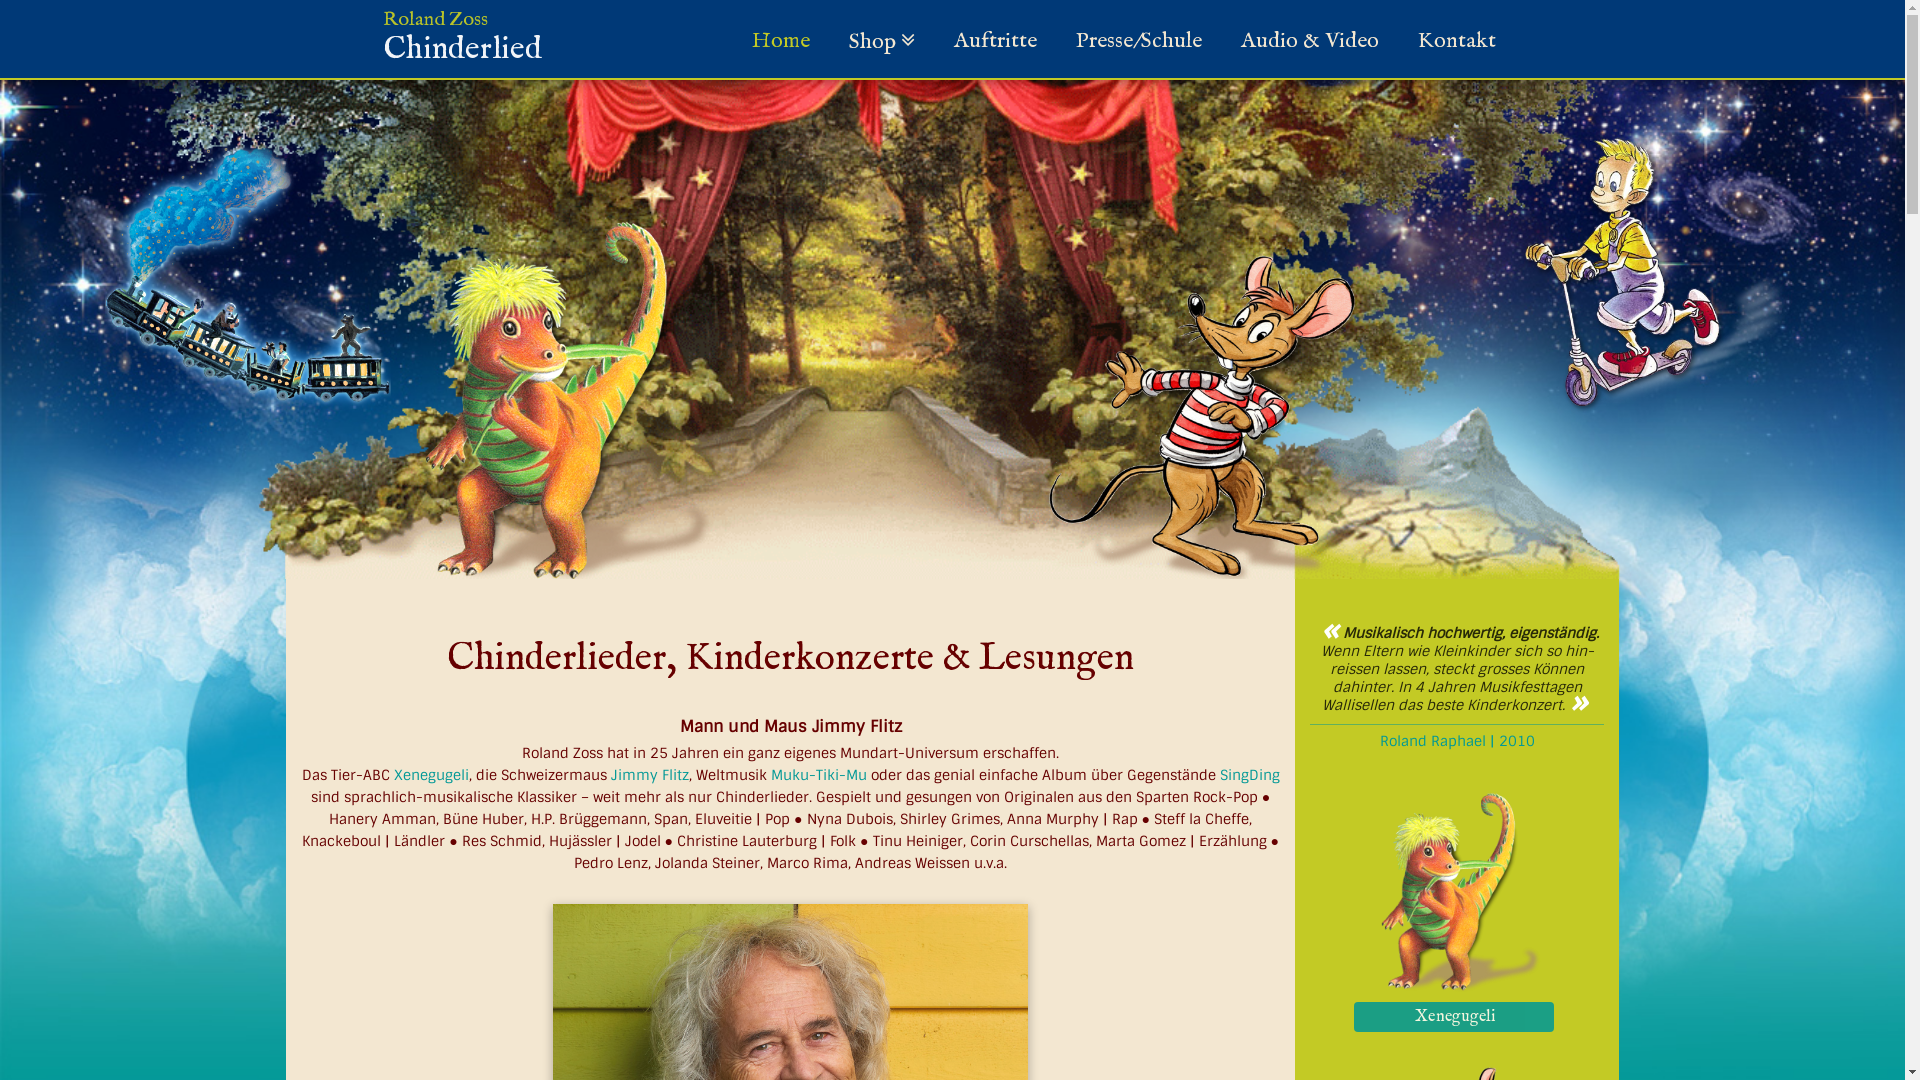 Image resolution: width=1920 pixels, height=1080 pixels. What do you see at coordinates (1309, 41) in the screenshot?
I see `'Audio & Video'` at bounding box center [1309, 41].